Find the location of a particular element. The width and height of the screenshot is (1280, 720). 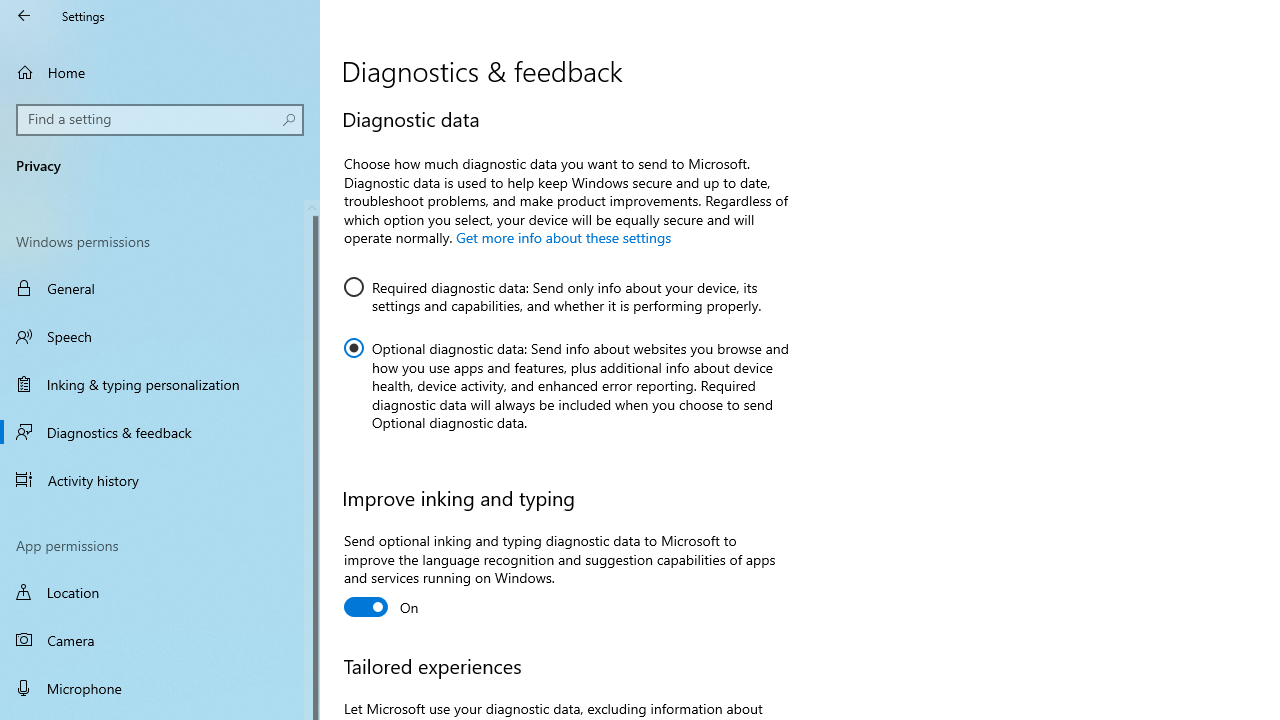

'Search box, Find a setting' is located at coordinates (160, 119).